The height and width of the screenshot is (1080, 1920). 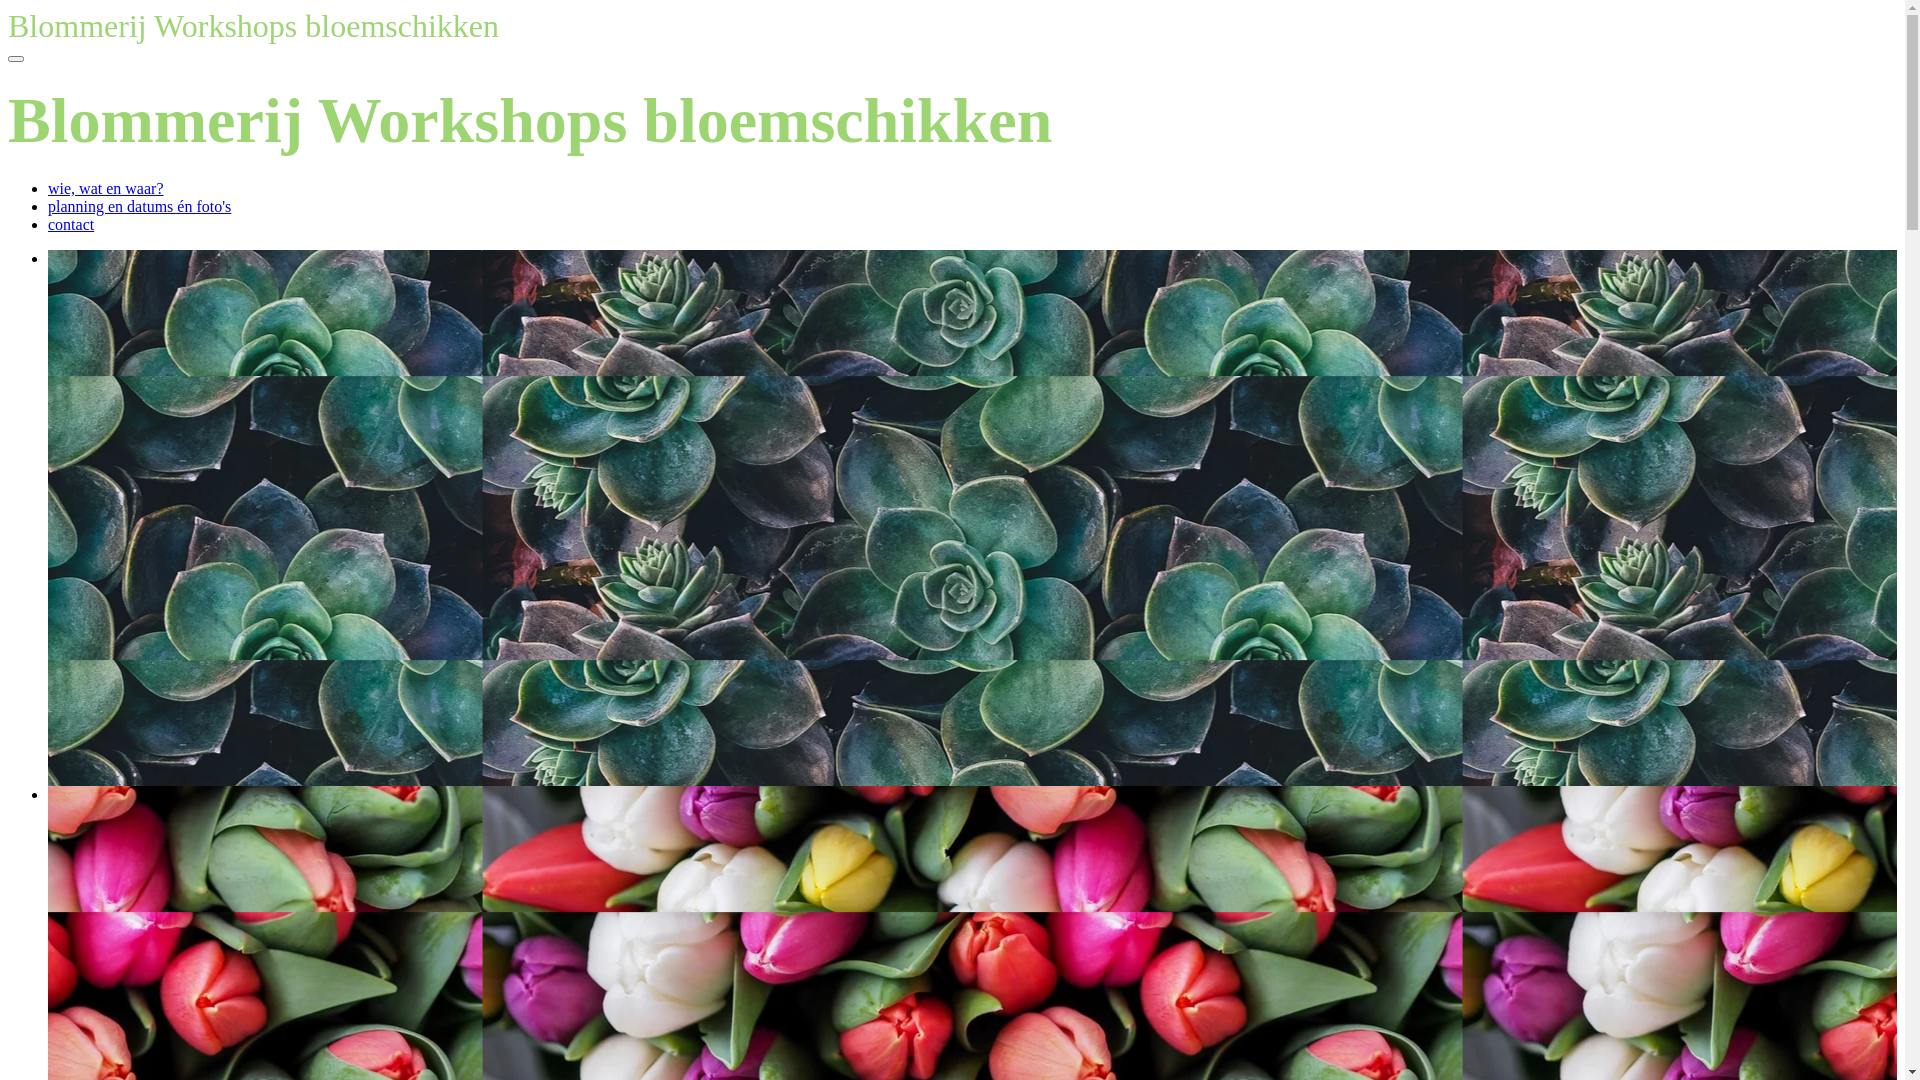 What do you see at coordinates (104, 188) in the screenshot?
I see `'wie, wat en waar?'` at bounding box center [104, 188].